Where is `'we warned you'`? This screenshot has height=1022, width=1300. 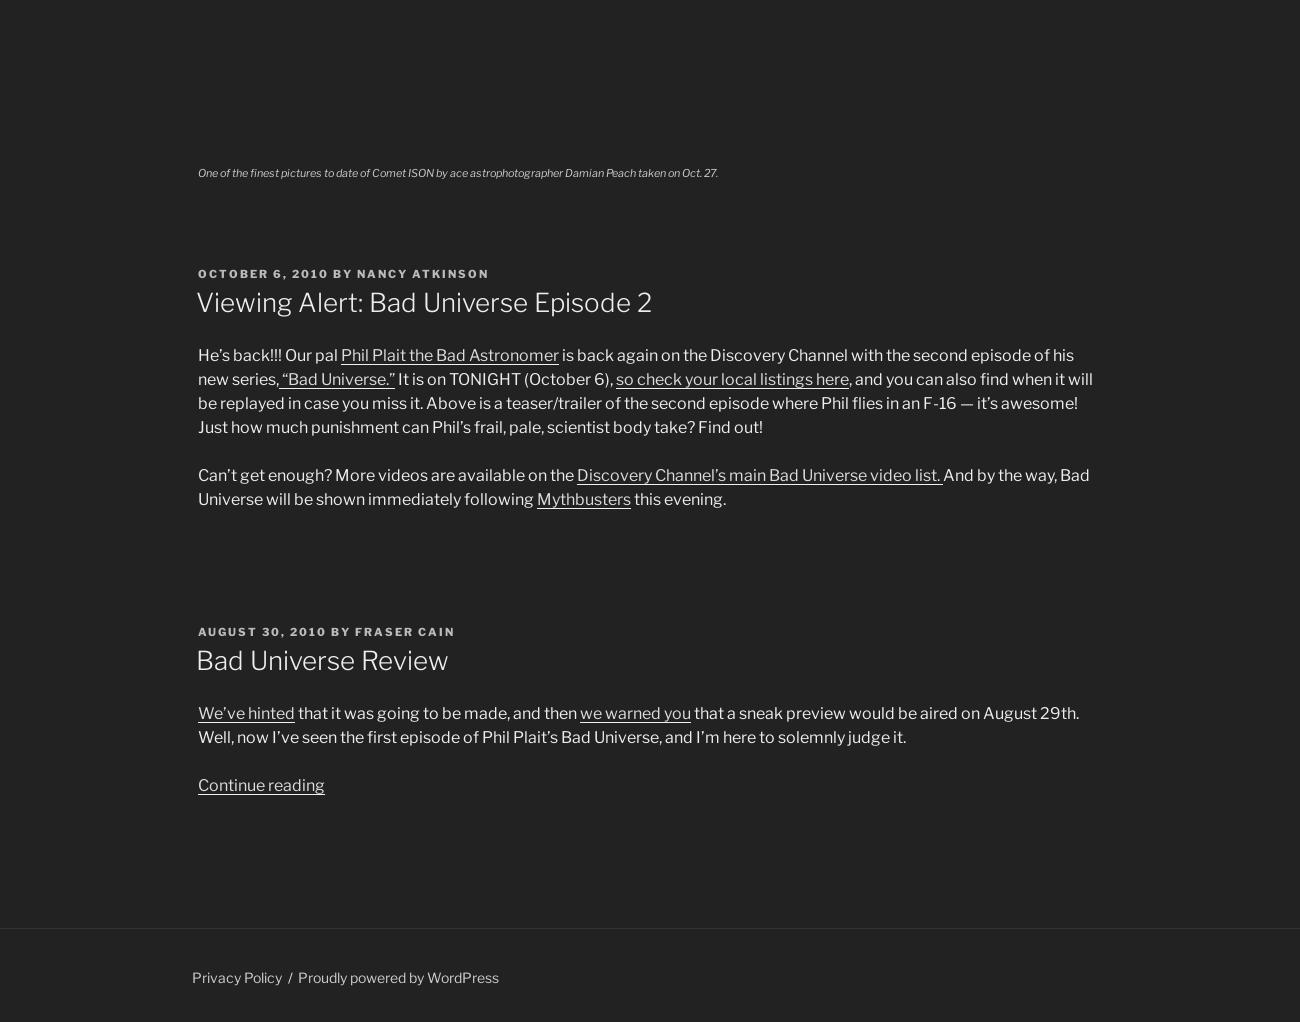 'we warned you' is located at coordinates (635, 713).